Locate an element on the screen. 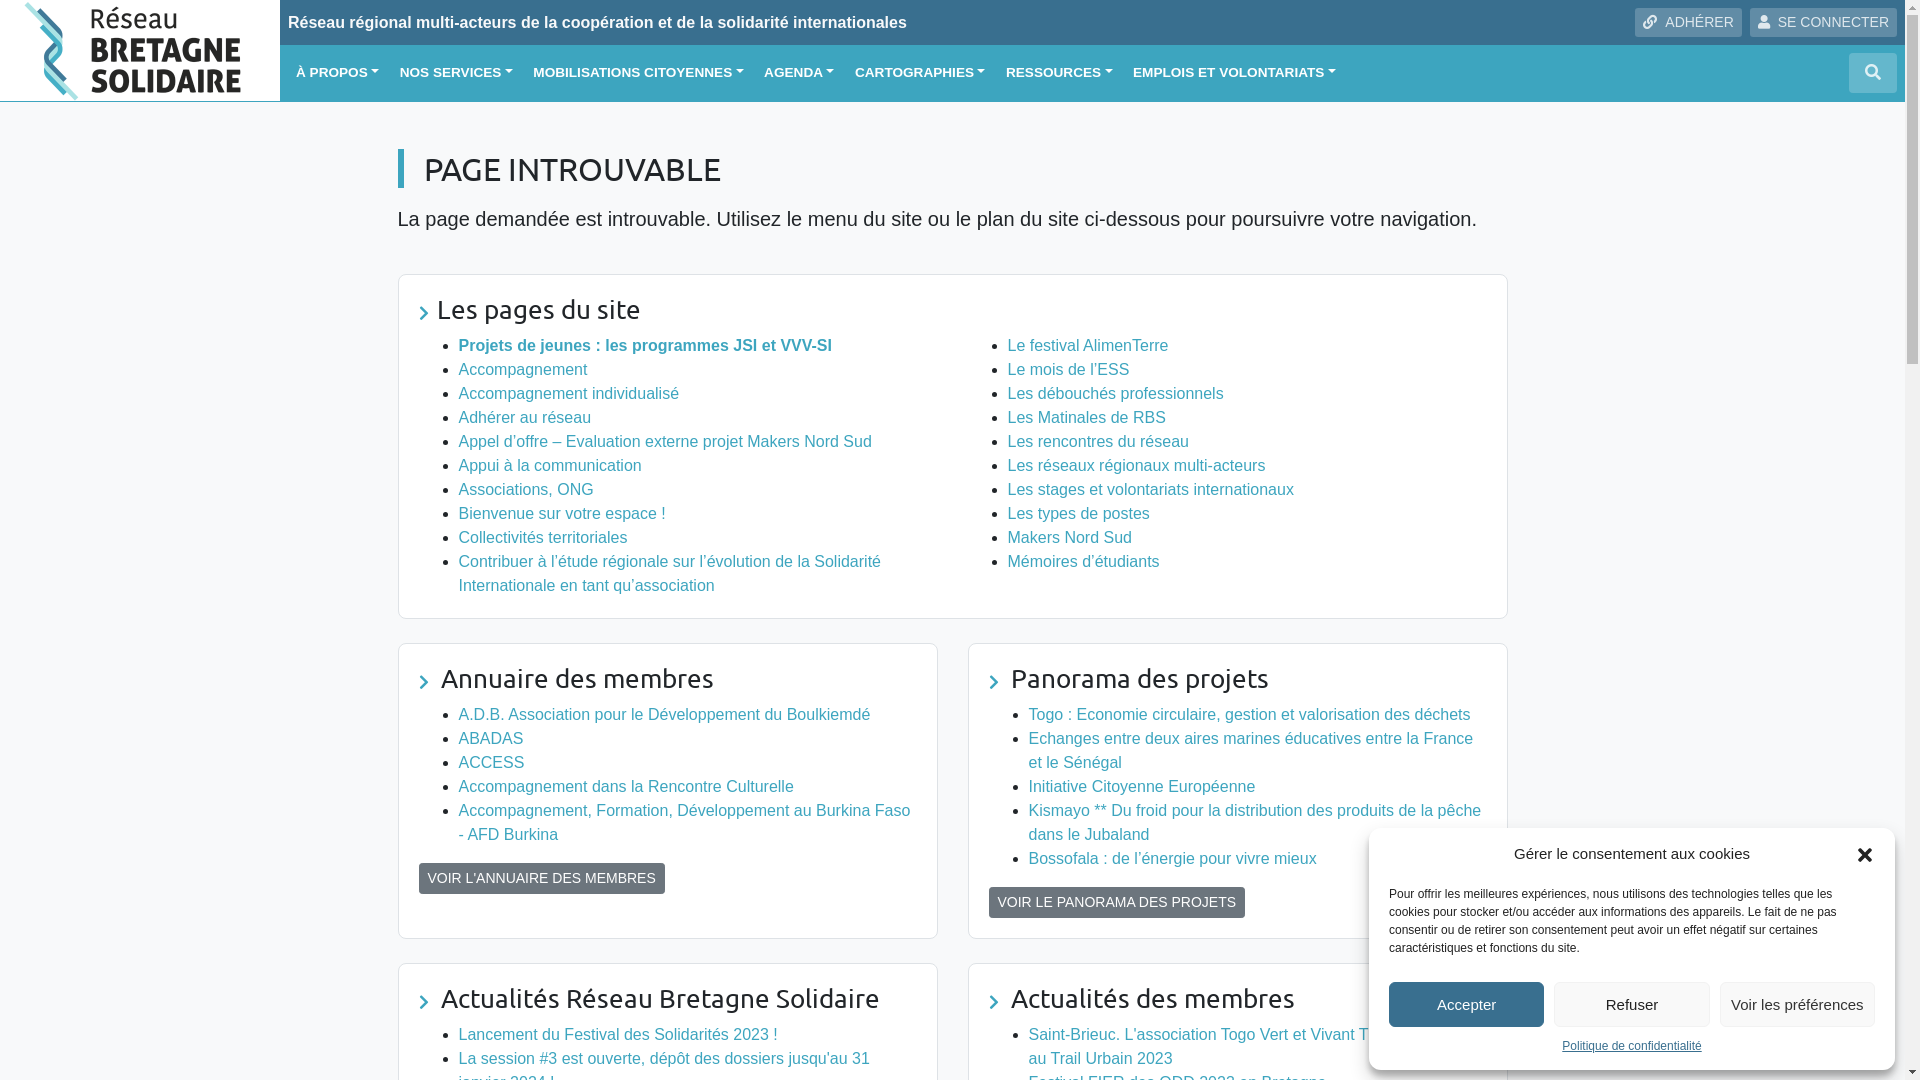  'ACCESS' is located at coordinates (490, 762).